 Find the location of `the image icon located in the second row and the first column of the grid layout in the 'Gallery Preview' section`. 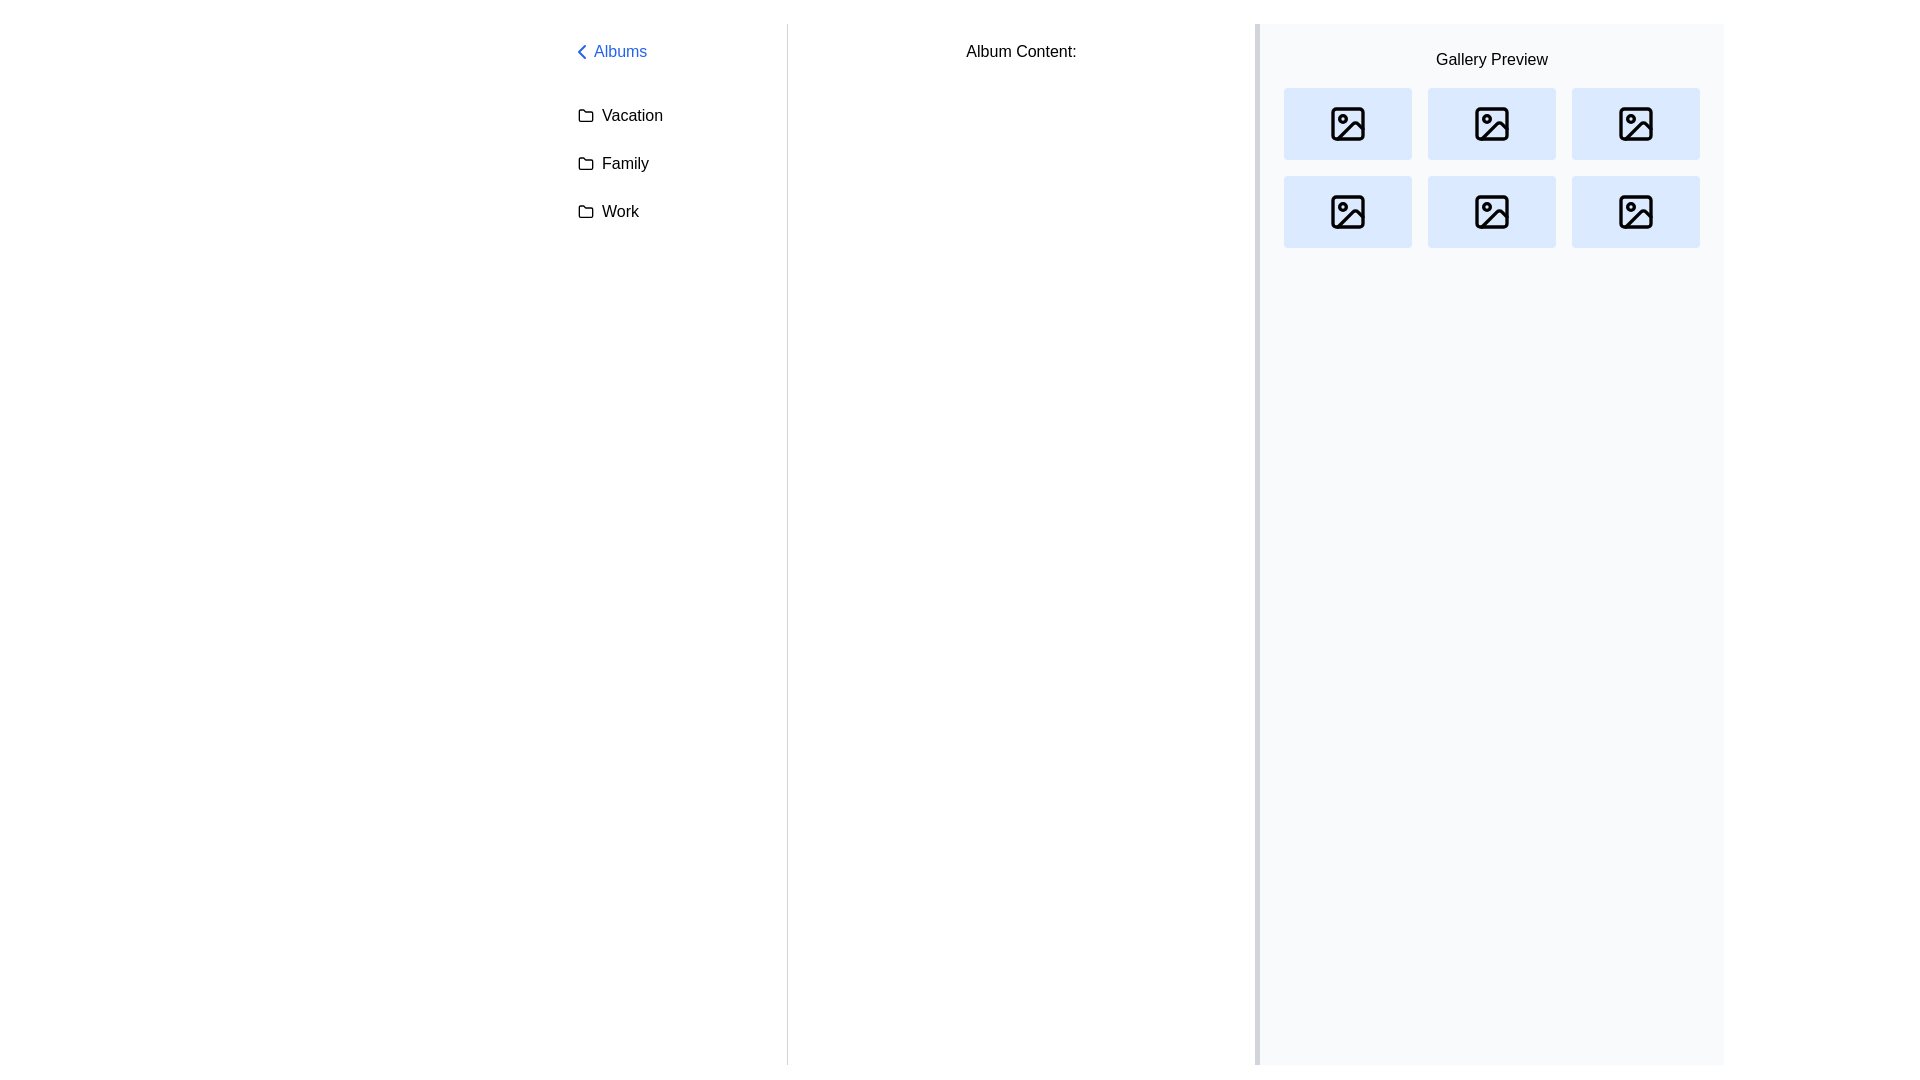

the image icon located in the second row and the first column of the grid layout in the 'Gallery Preview' section is located at coordinates (1348, 212).